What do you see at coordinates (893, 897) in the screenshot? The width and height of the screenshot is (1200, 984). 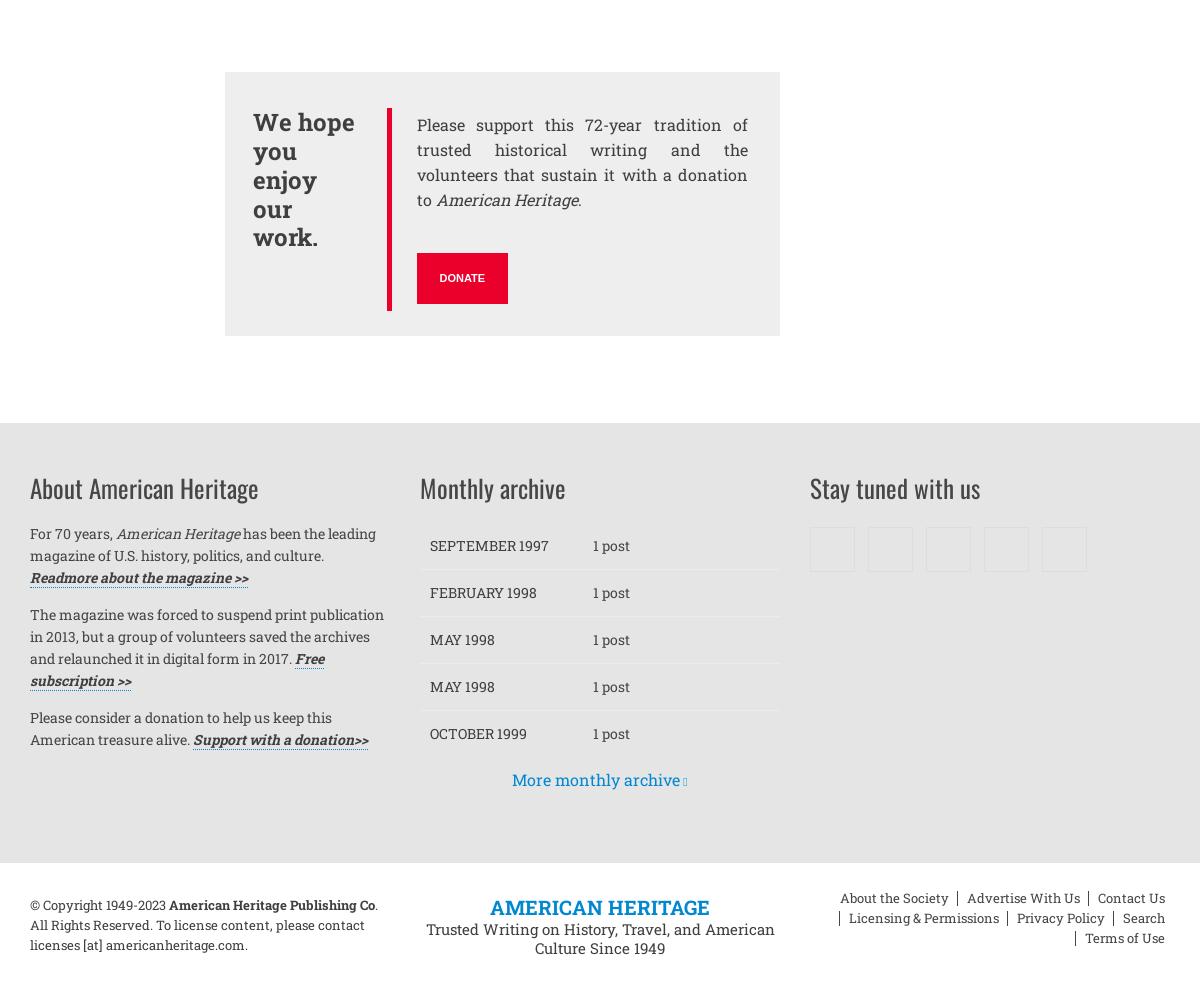 I see `'About the Society'` at bounding box center [893, 897].